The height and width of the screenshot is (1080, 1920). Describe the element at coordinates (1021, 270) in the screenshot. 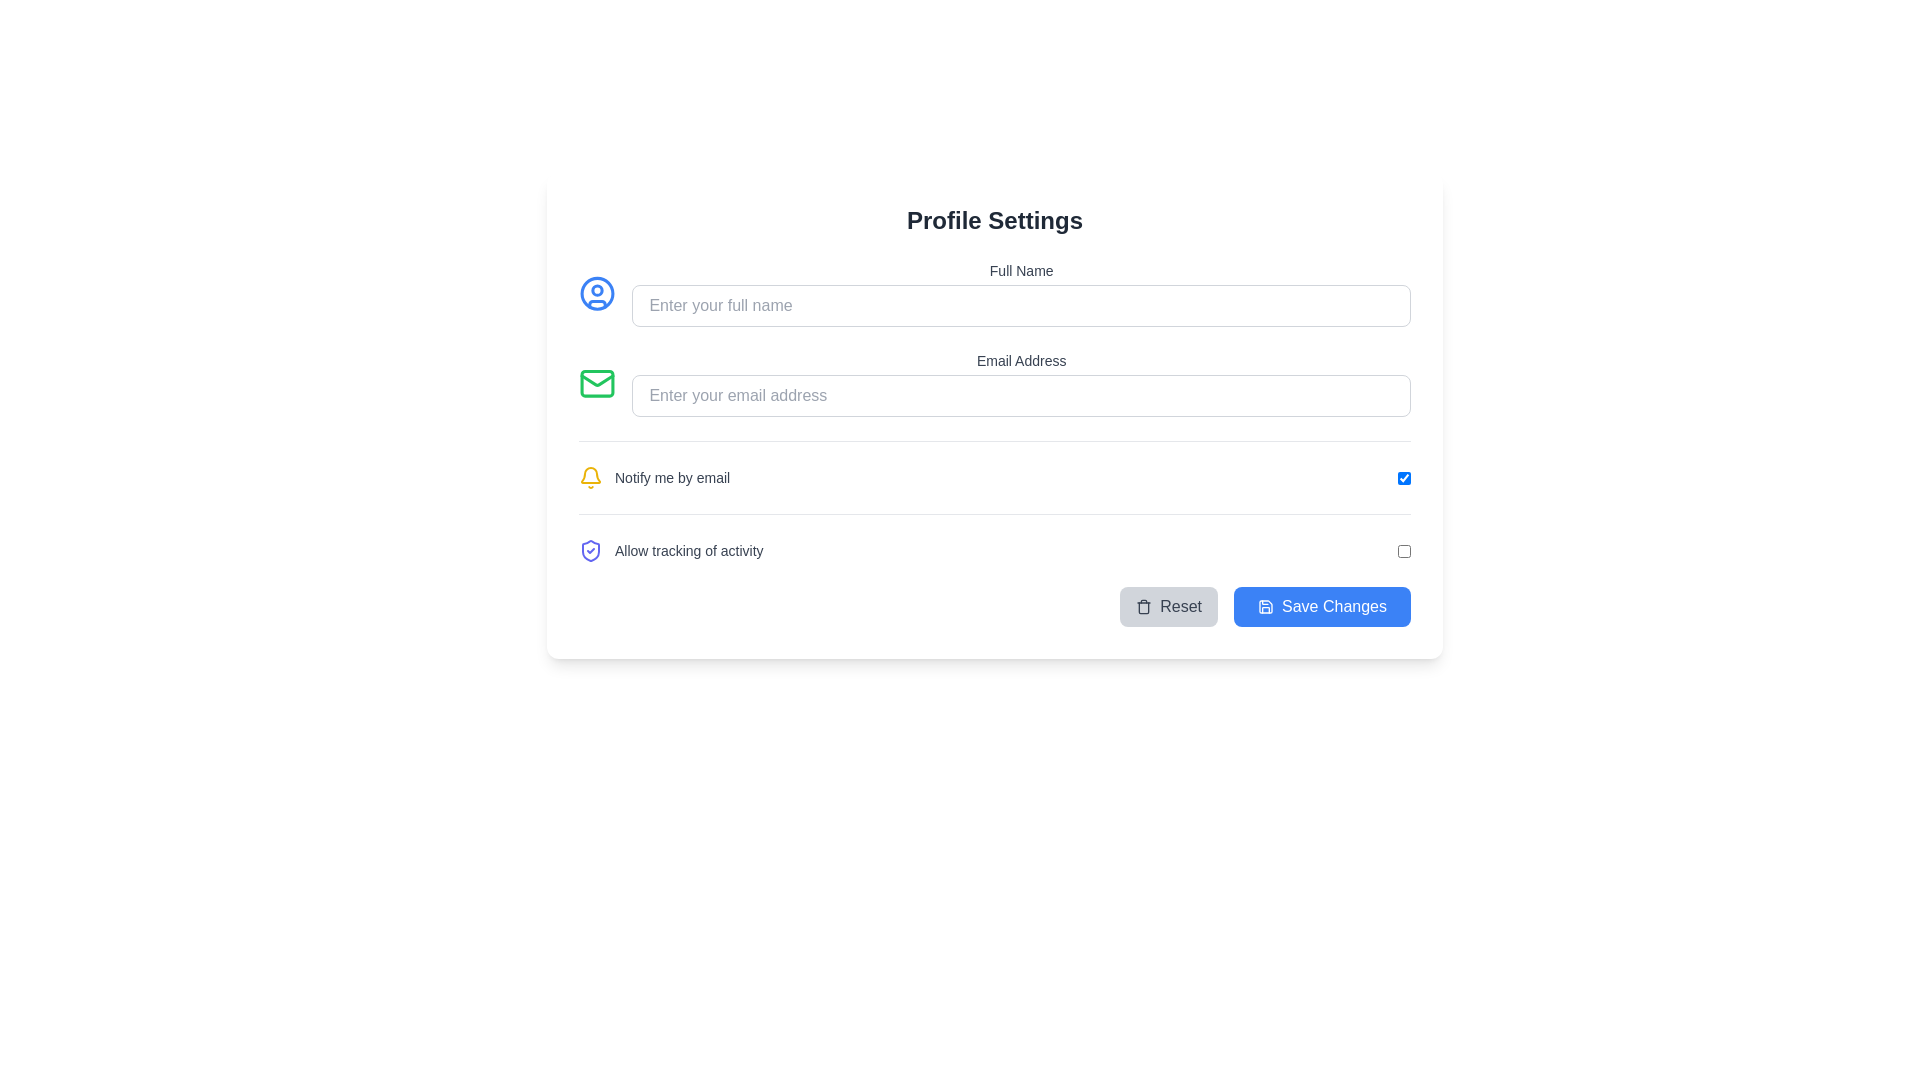

I see `the Text Label that provides guidance for the associated input field for full name entry, located at the upper center of the interface` at that location.